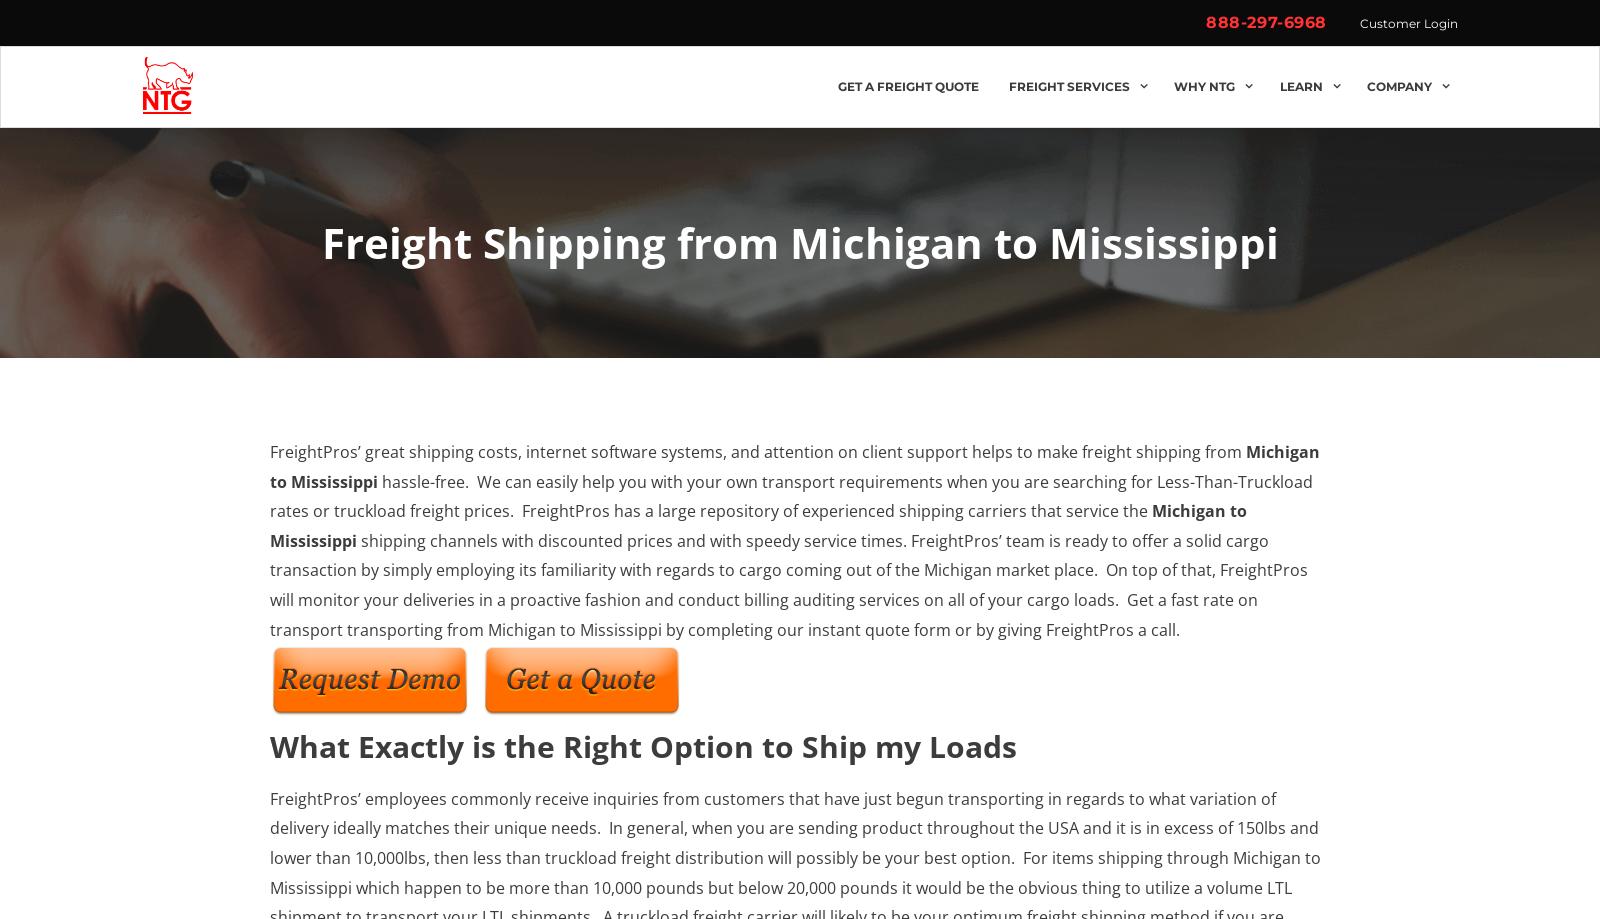 This screenshot has width=1600, height=919. I want to click on 'Get a Freight Quote', so click(906, 85).